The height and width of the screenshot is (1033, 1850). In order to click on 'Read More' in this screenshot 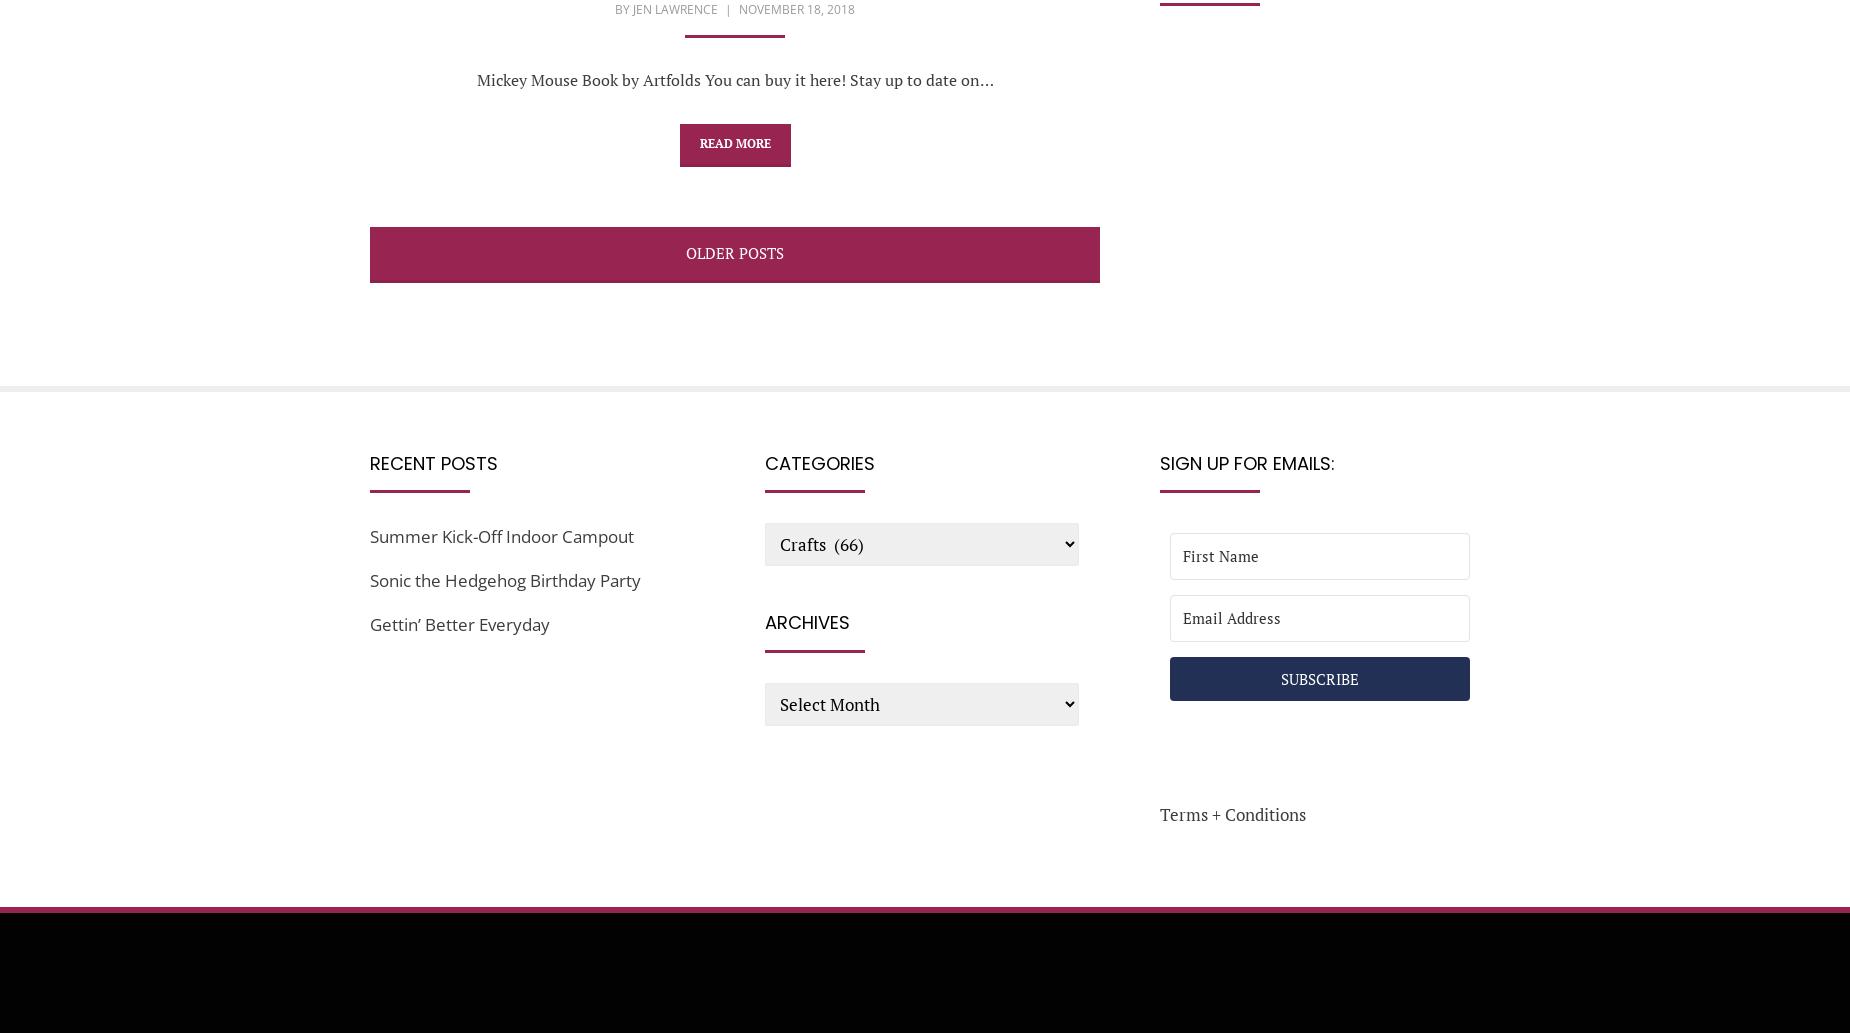, I will do `click(734, 143)`.